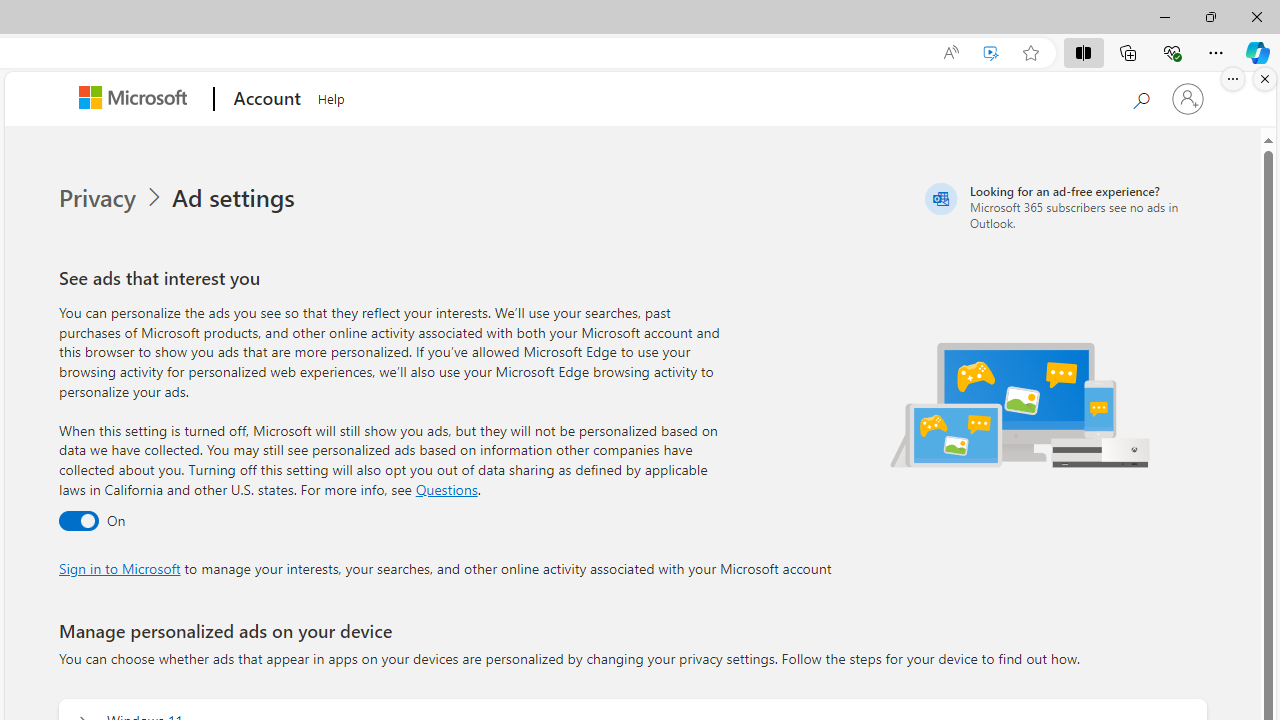  Describe the element at coordinates (991, 52) in the screenshot. I see `'Enhance video'` at that location.